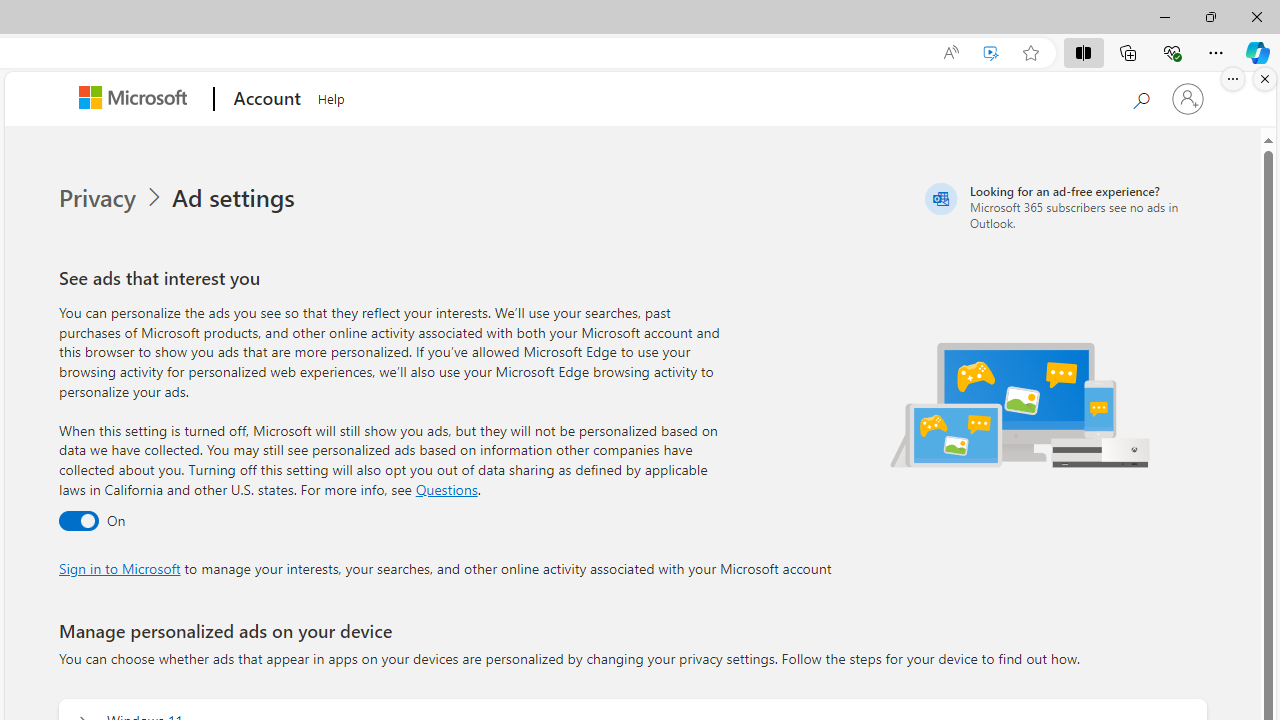  Describe the element at coordinates (991, 52) in the screenshot. I see `'Enhance video'` at that location.